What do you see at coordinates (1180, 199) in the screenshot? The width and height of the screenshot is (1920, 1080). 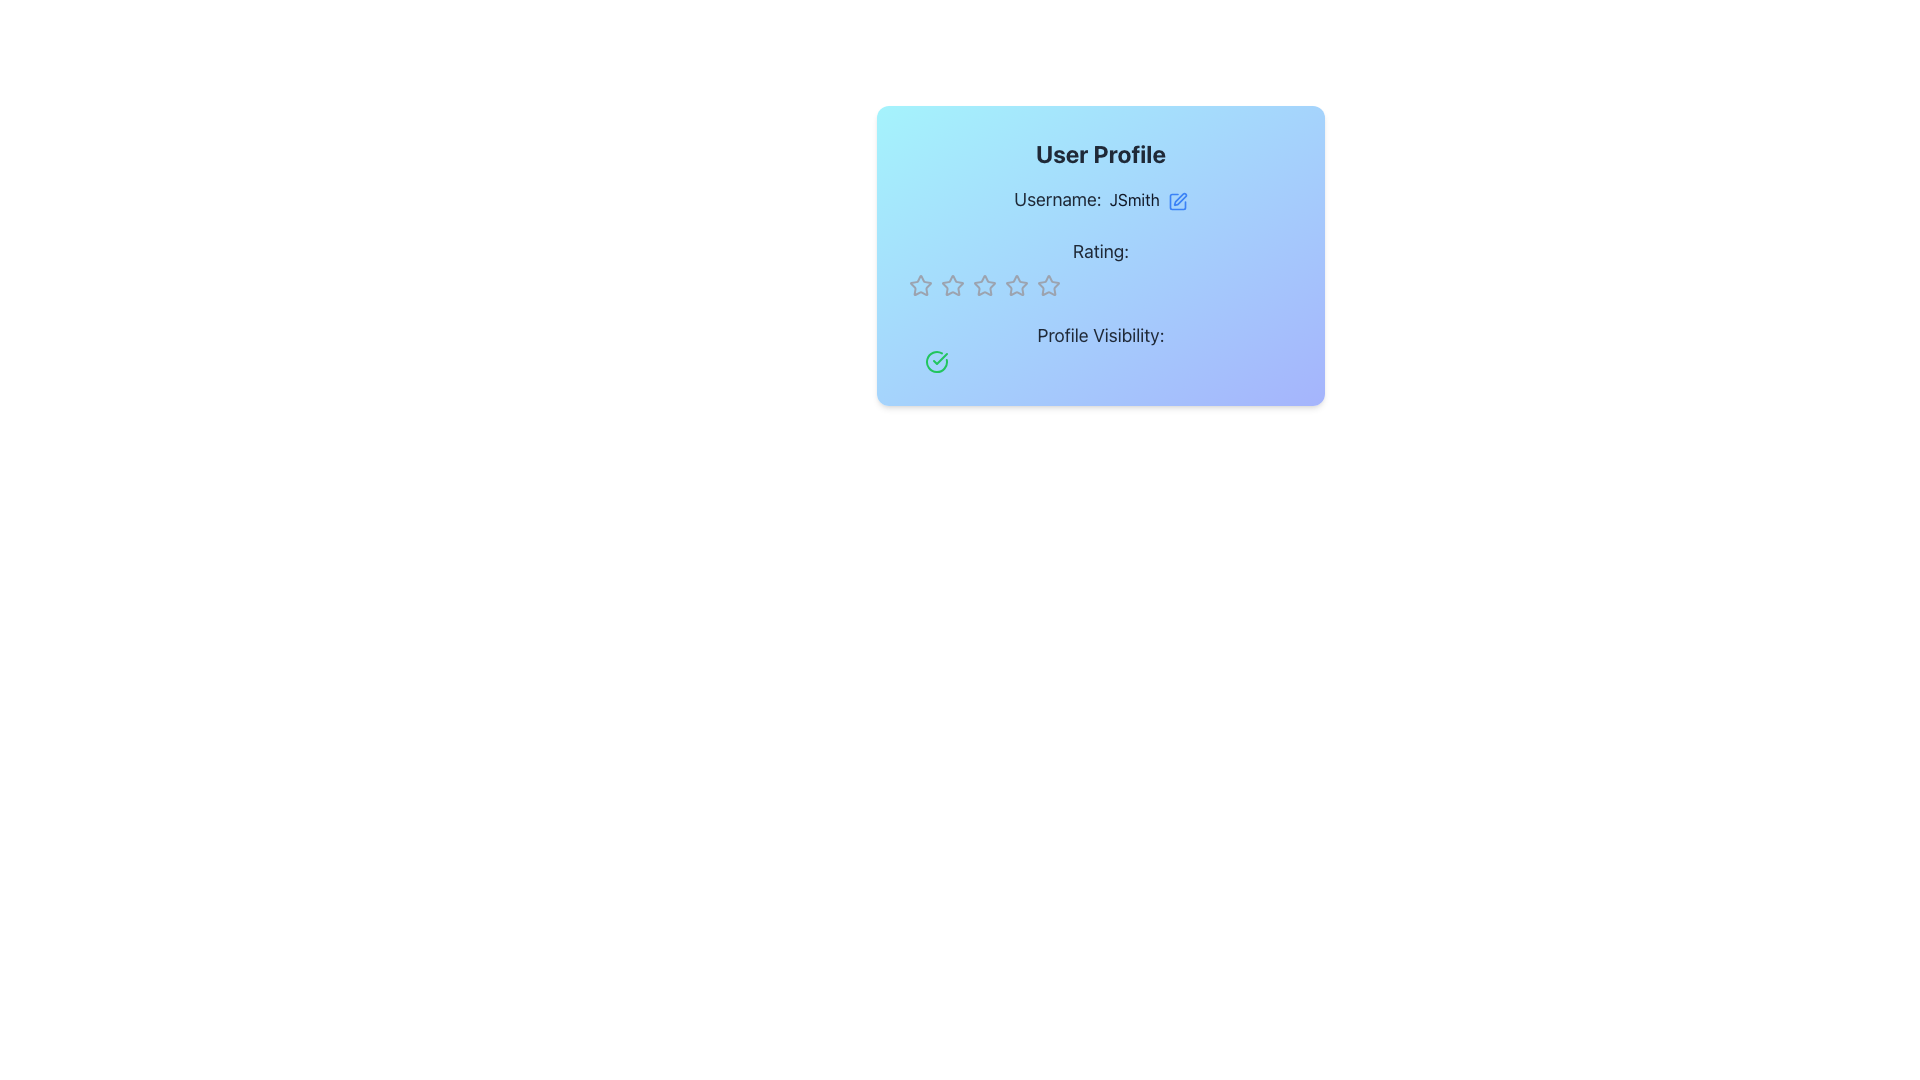 I see `the edit icon adjacent to the username 'Username: JSmith'` at bounding box center [1180, 199].